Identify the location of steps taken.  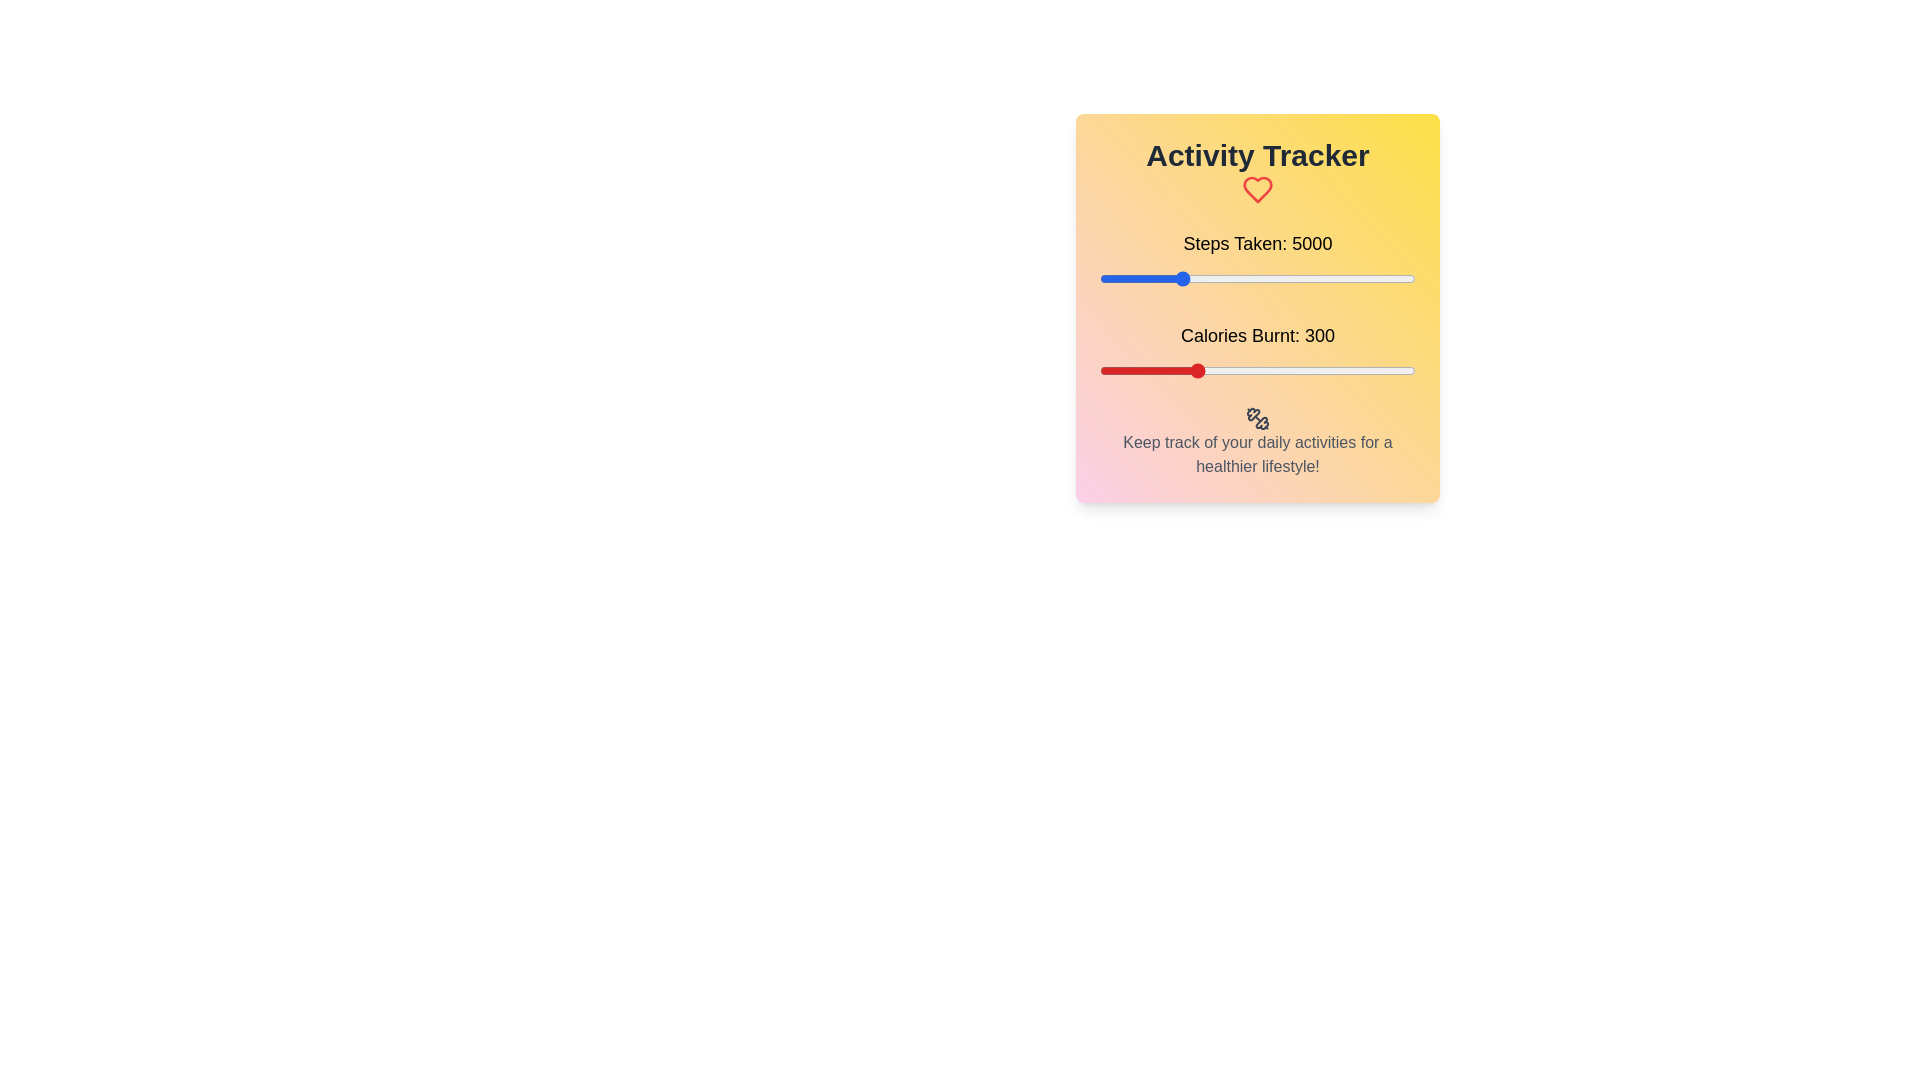
(1126, 278).